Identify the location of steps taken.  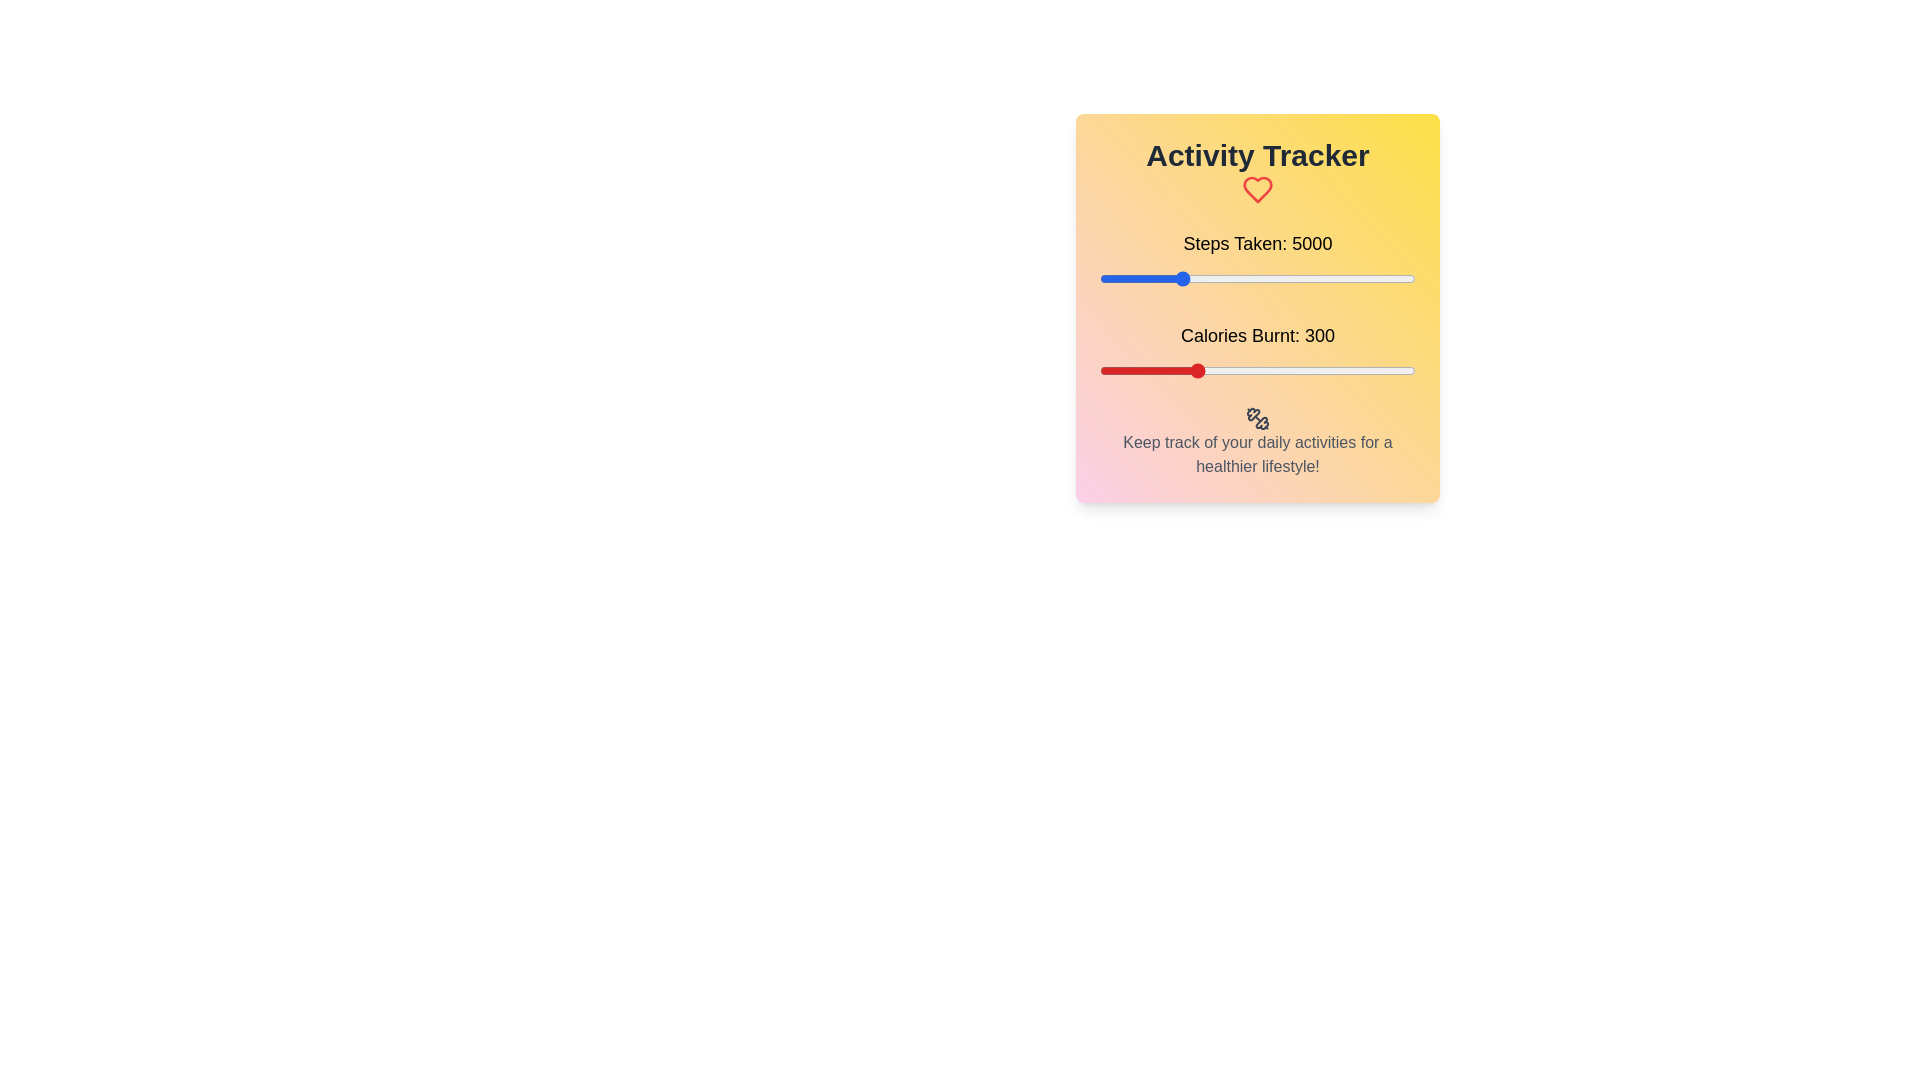
(1126, 278).